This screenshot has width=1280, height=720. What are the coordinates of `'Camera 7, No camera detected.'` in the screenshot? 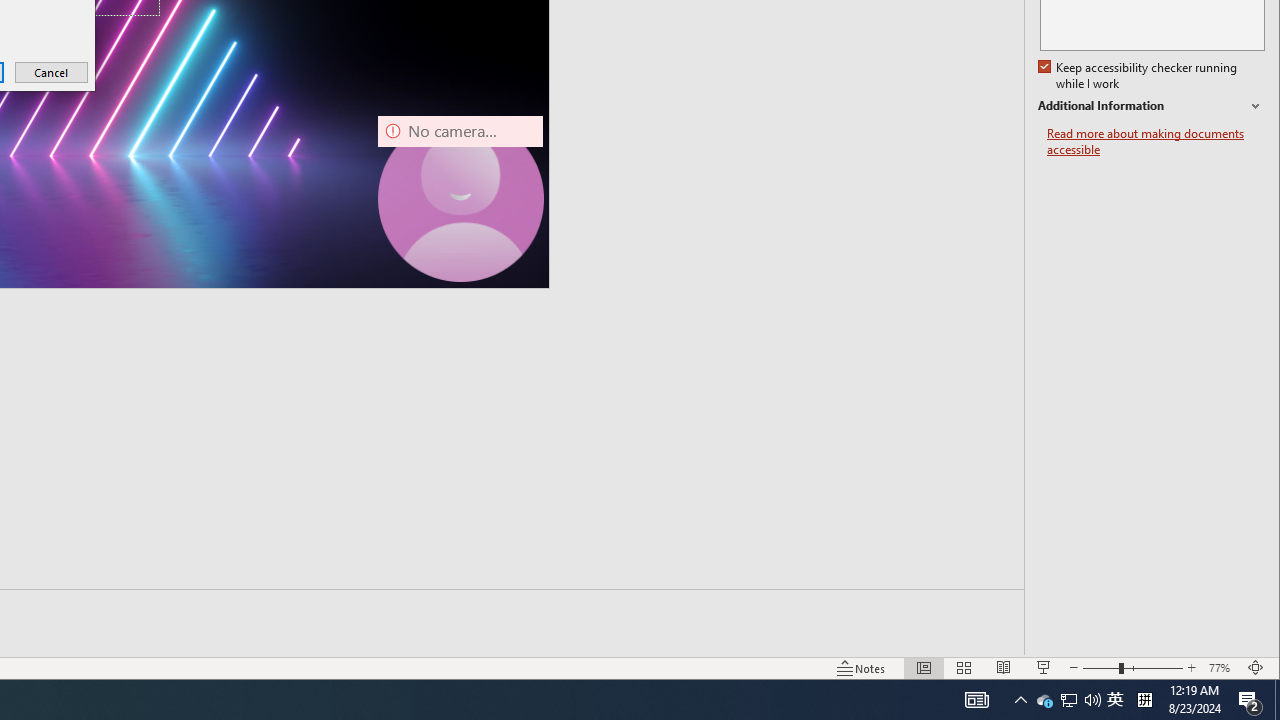 It's located at (459, 198).